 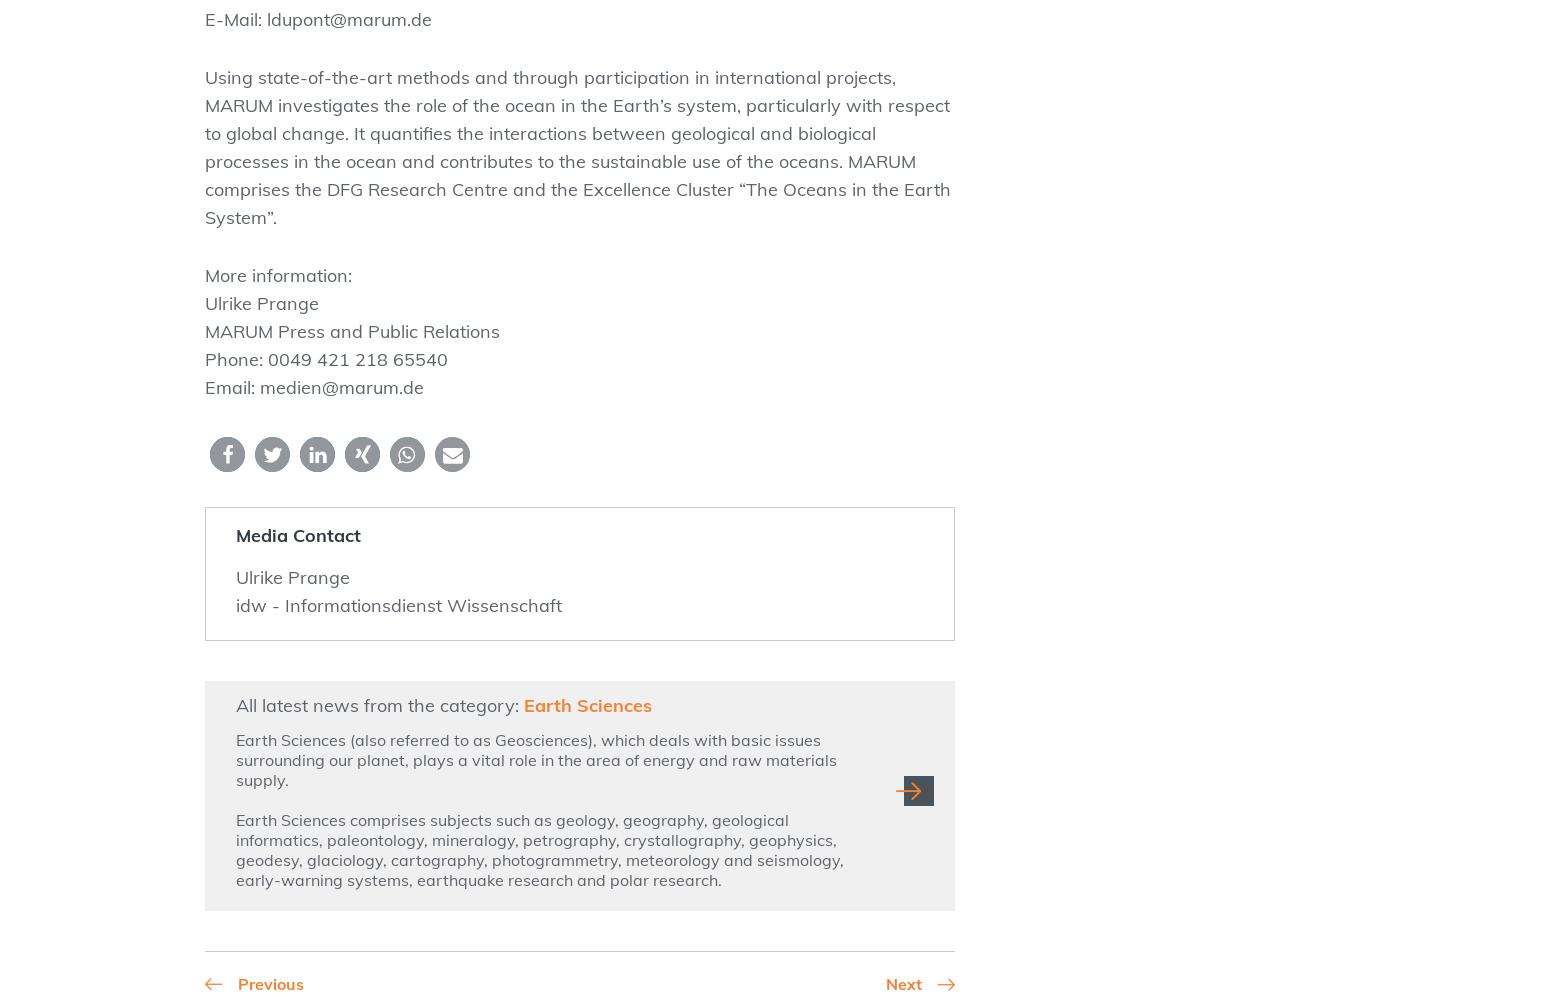 I want to click on 'Phone: 0049 421 218 65540', so click(x=204, y=359).